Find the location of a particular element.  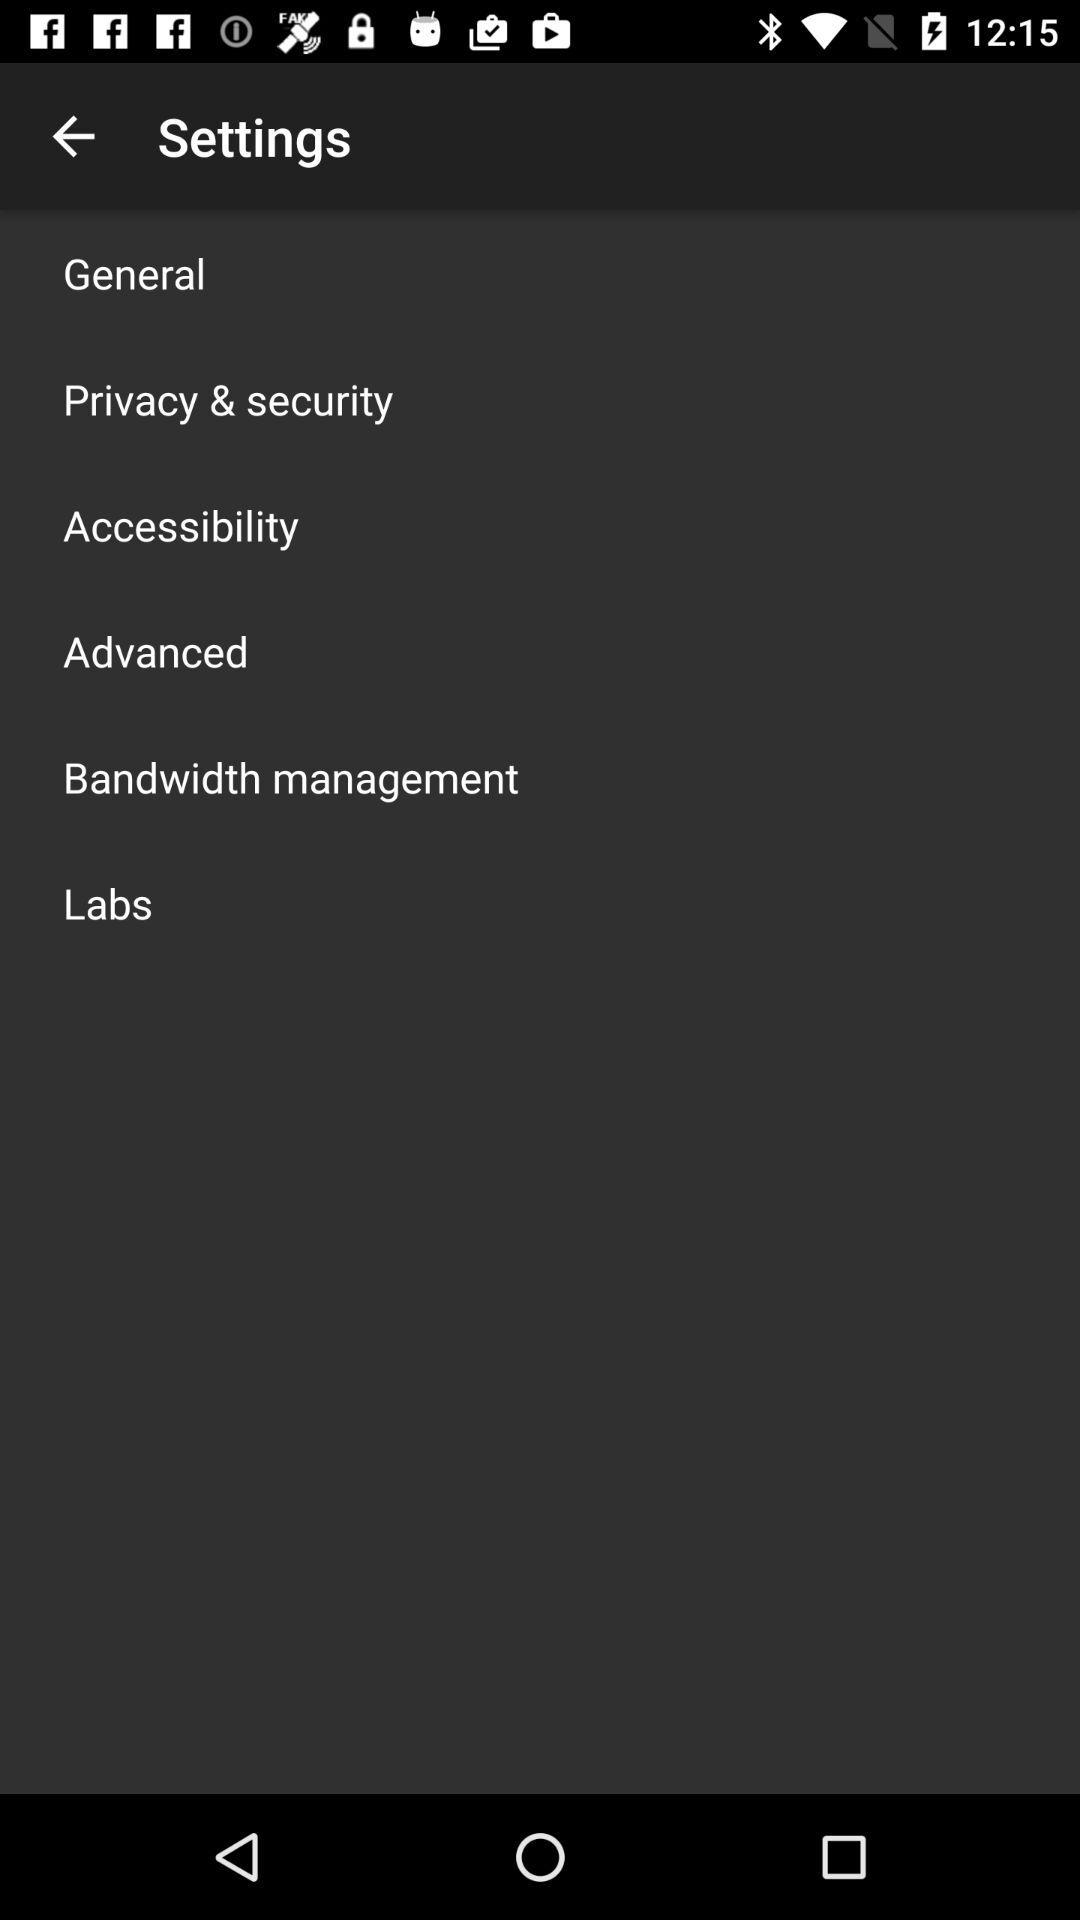

the accessibility is located at coordinates (181, 524).